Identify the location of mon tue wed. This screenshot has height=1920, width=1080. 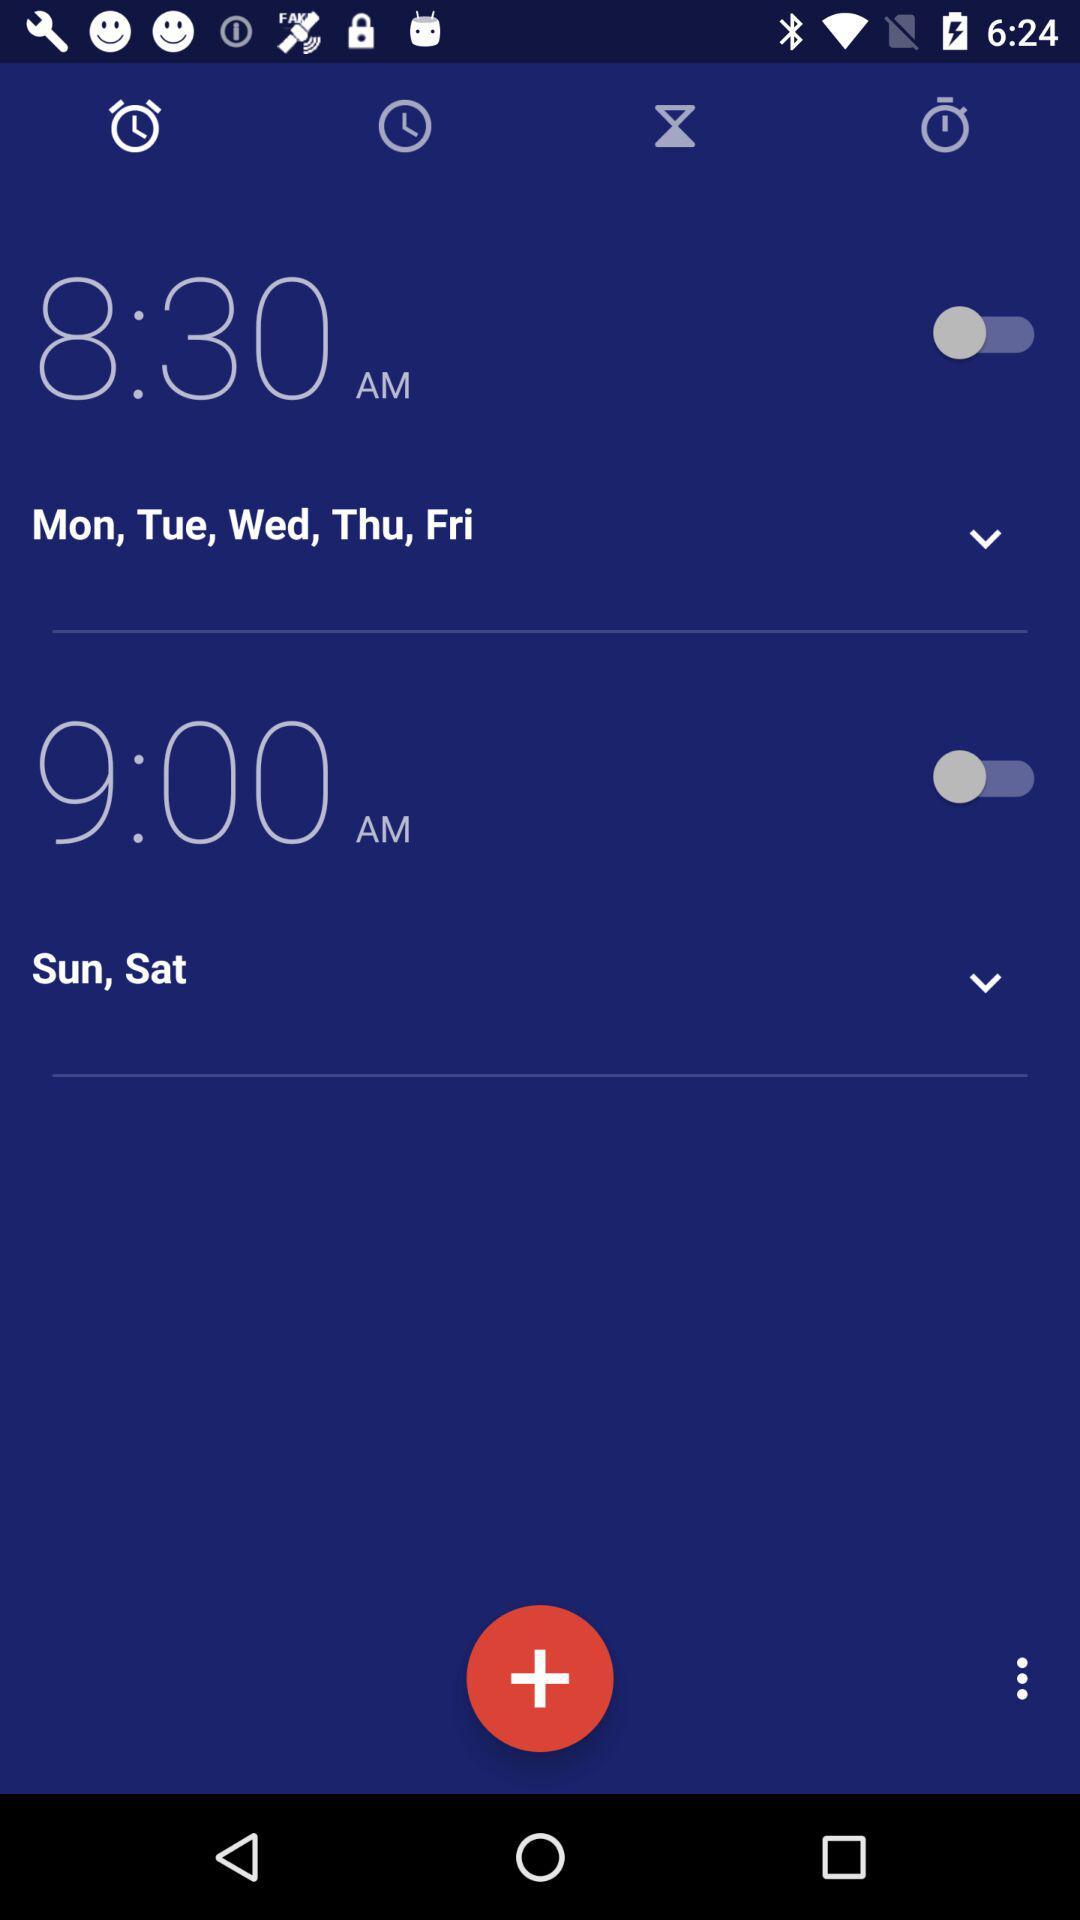
(251, 522).